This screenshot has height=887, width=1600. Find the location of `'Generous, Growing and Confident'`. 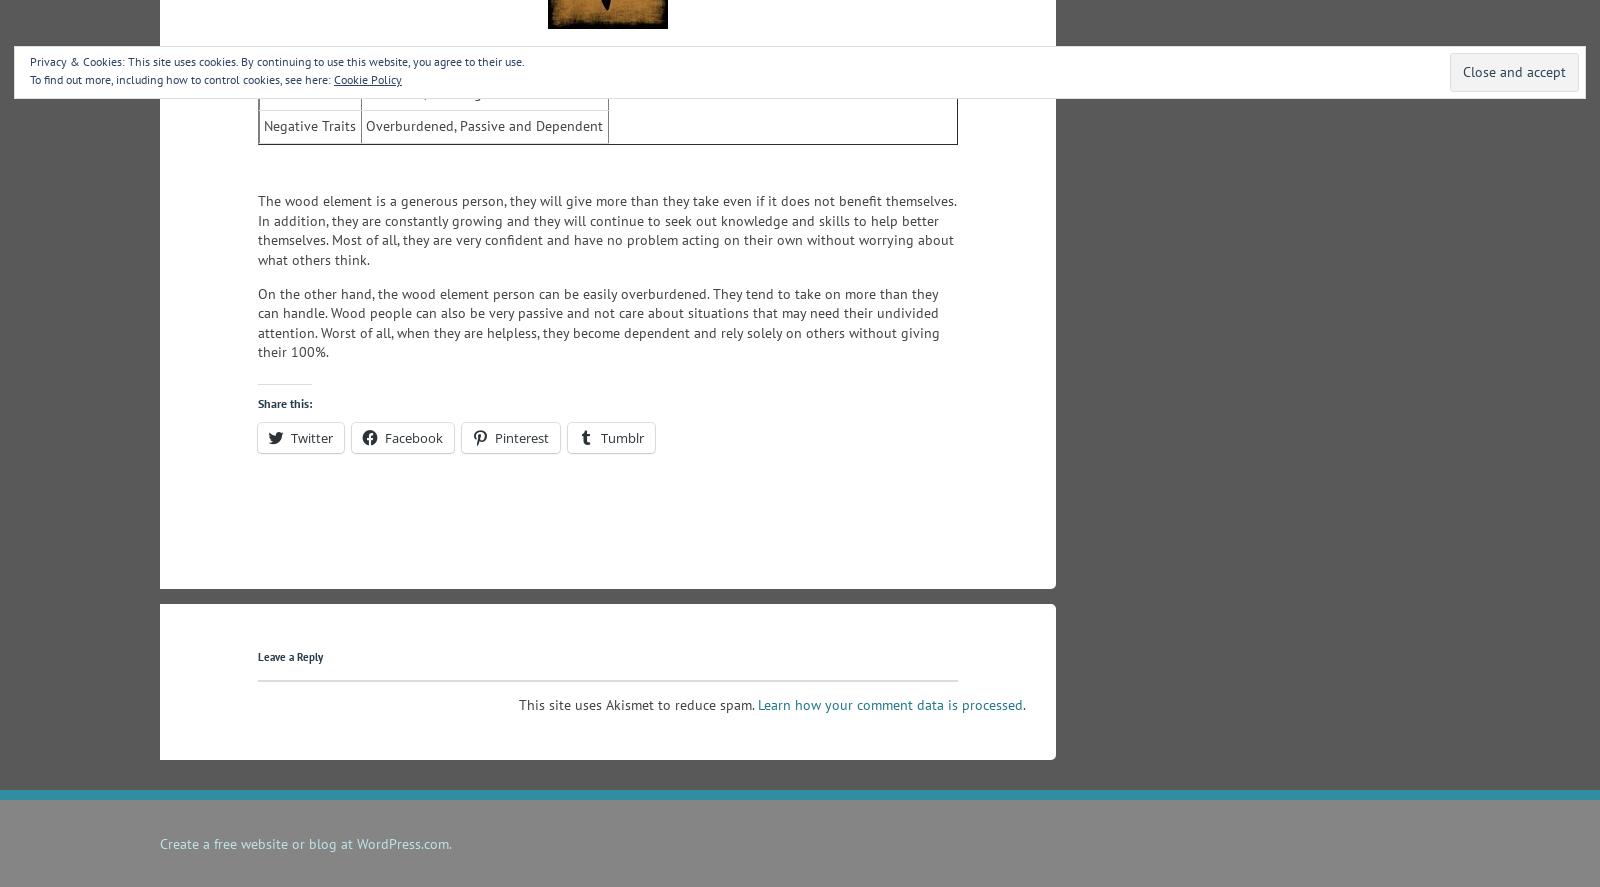

'Generous, Growing and Confident' is located at coordinates (468, 91).